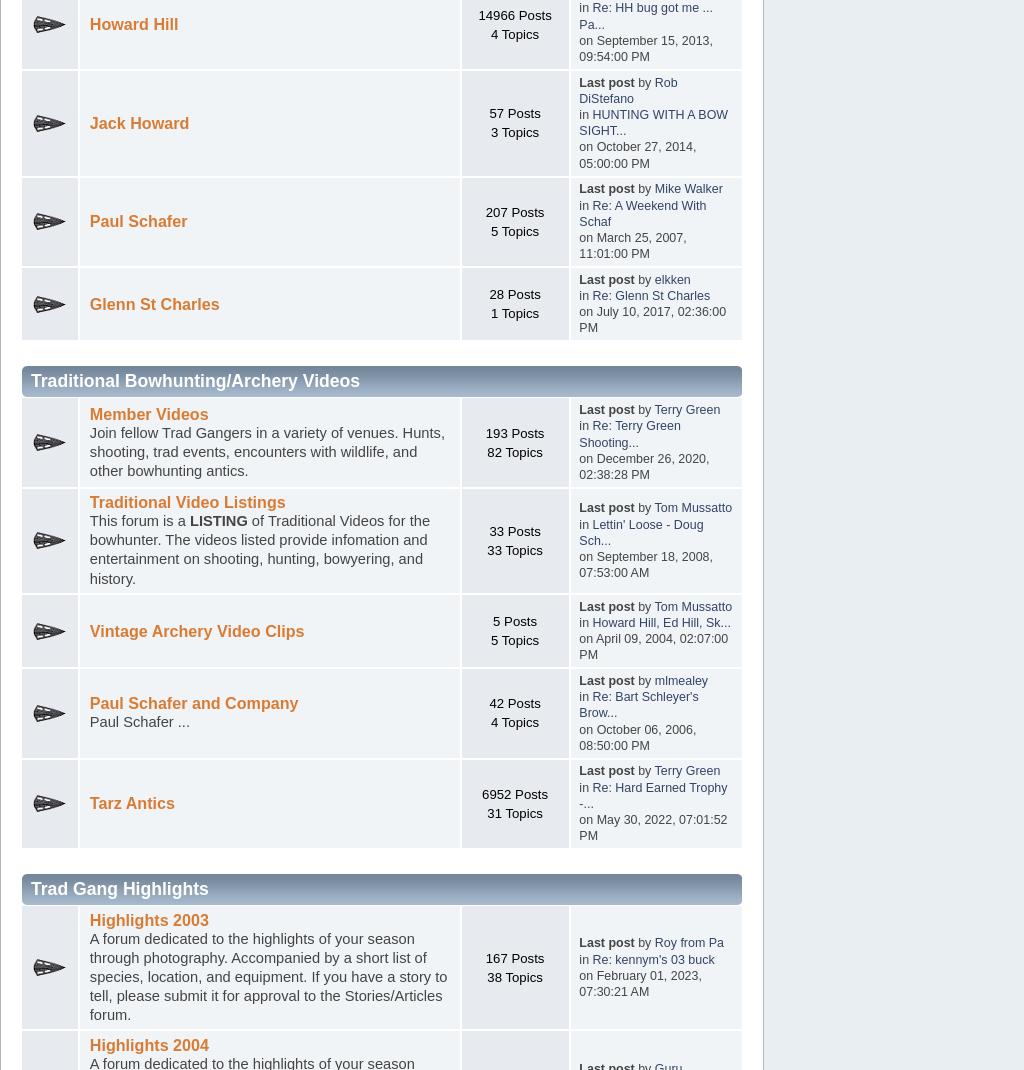  Describe the element at coordinates (514, 132) in the screenshot. I see `'3 Topics'` at that location.